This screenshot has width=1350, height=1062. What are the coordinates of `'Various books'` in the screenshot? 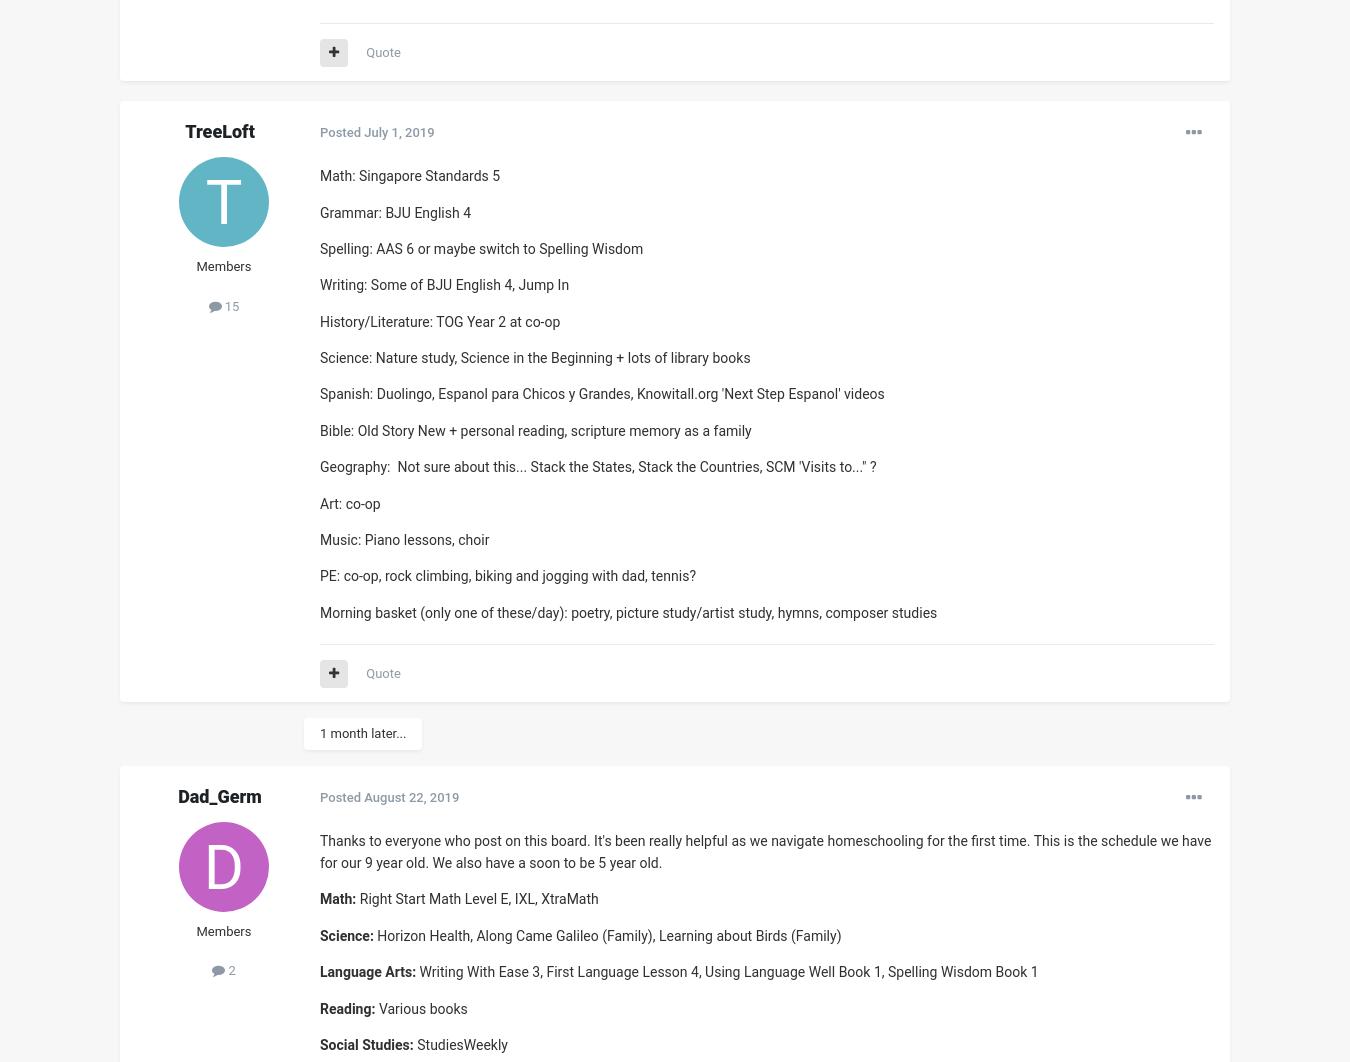 It's located at (375, 1007).